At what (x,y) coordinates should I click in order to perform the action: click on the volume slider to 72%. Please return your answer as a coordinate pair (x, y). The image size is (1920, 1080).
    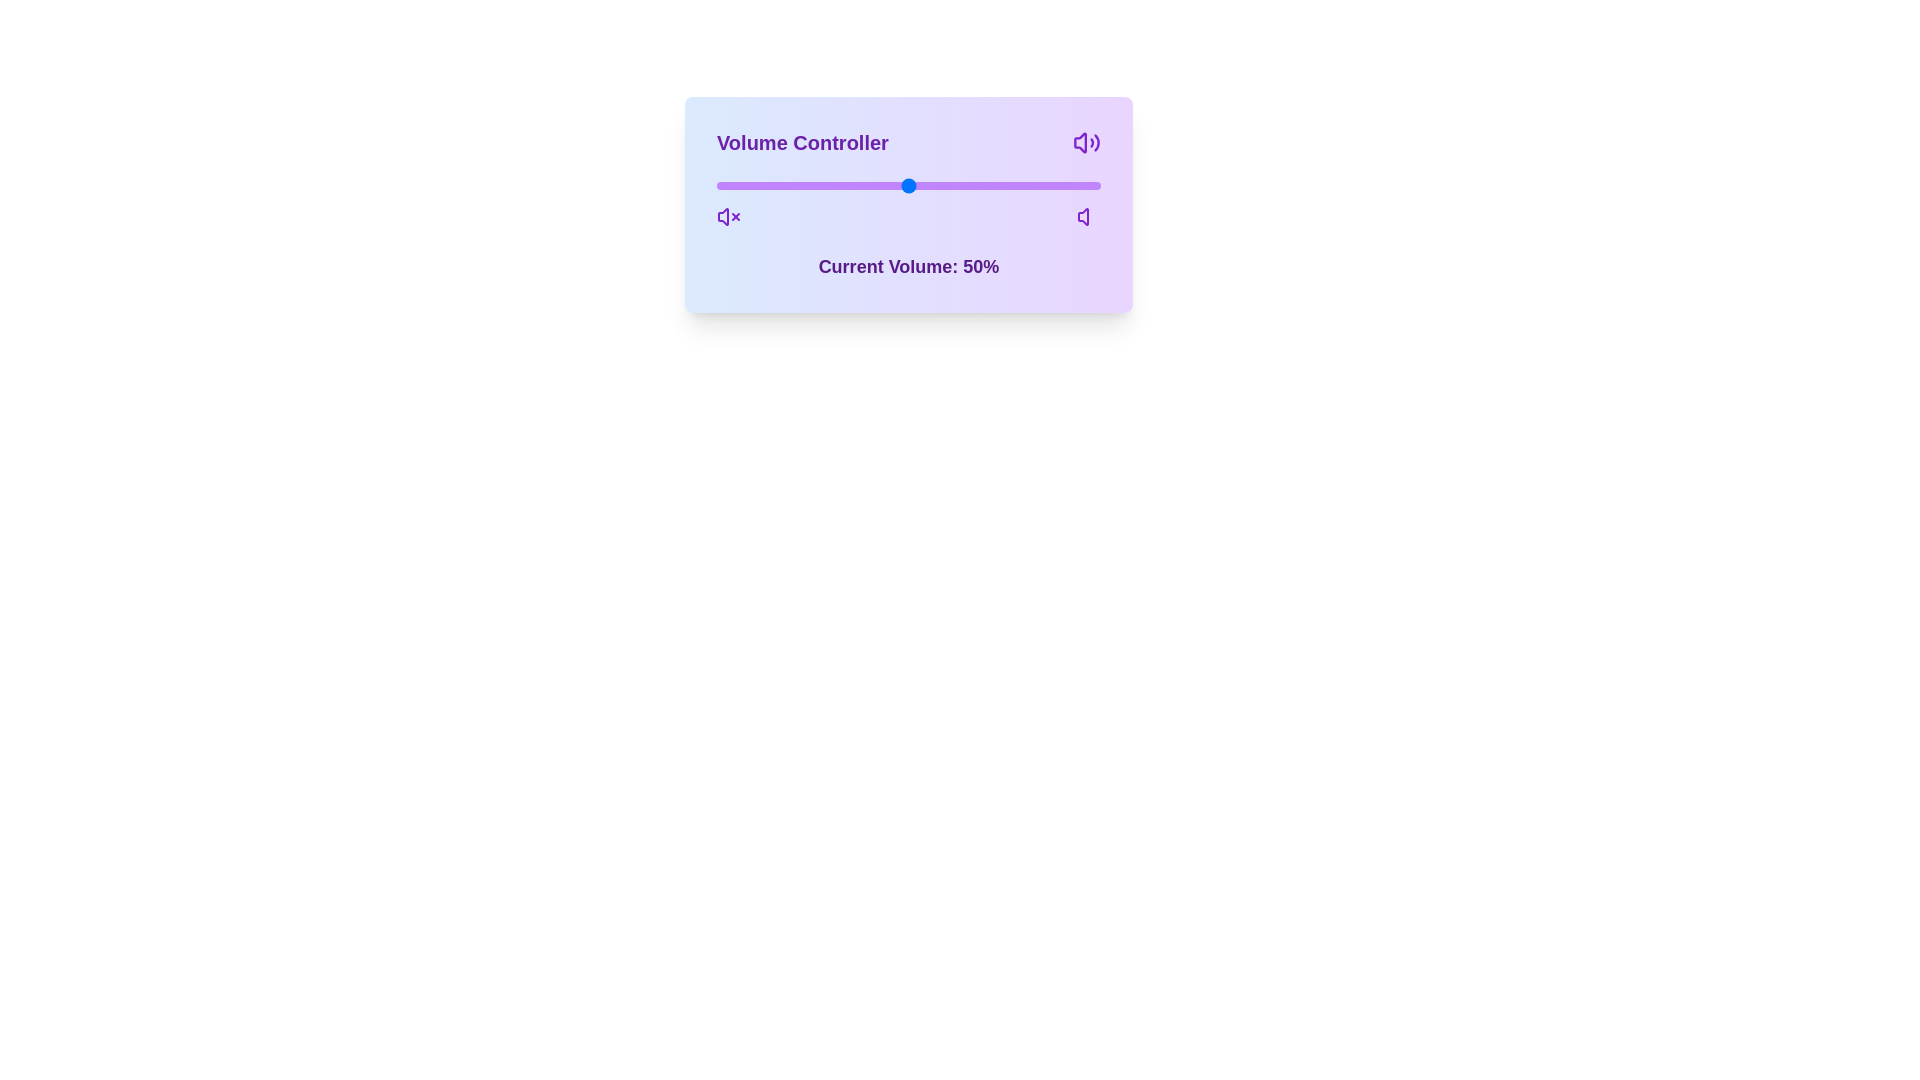
    Looking at the image, I should click on (993, 185).